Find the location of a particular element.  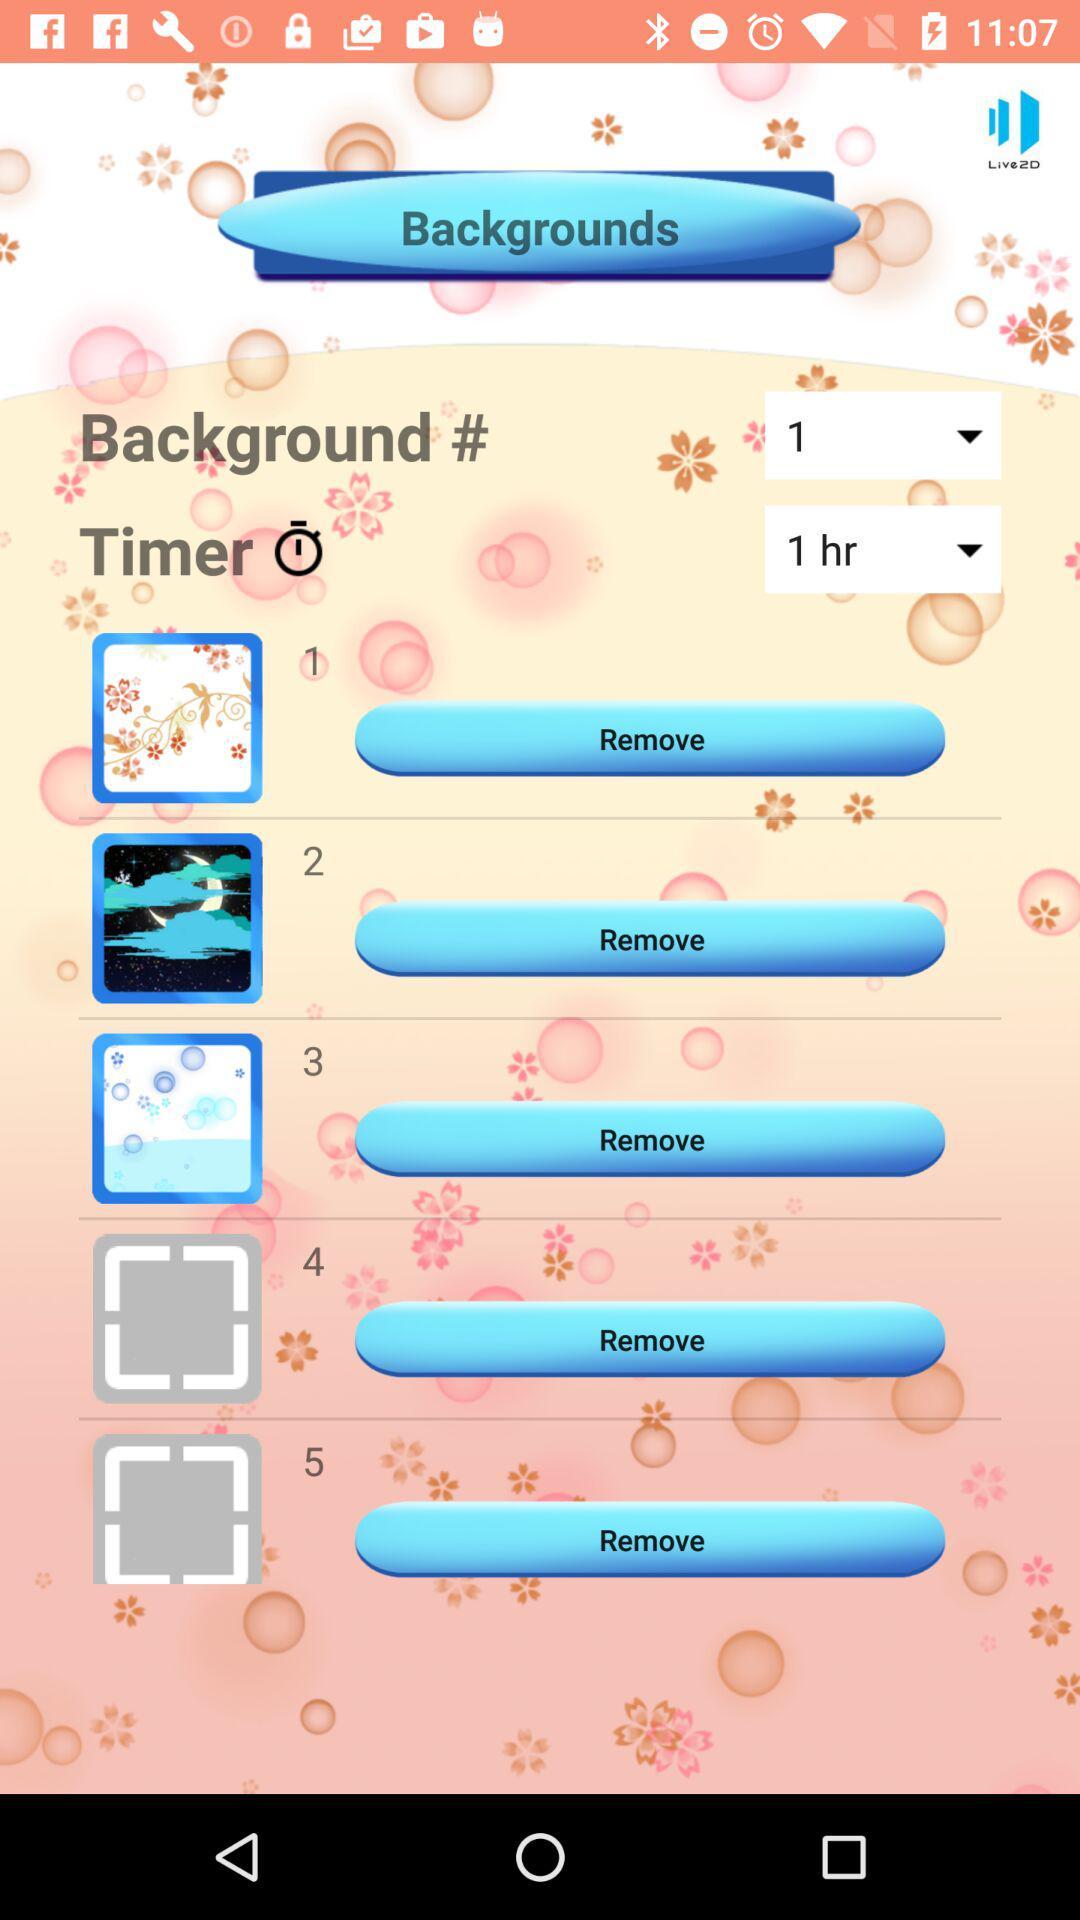

the icon below the 3 is located at coordinates (313, 1259).